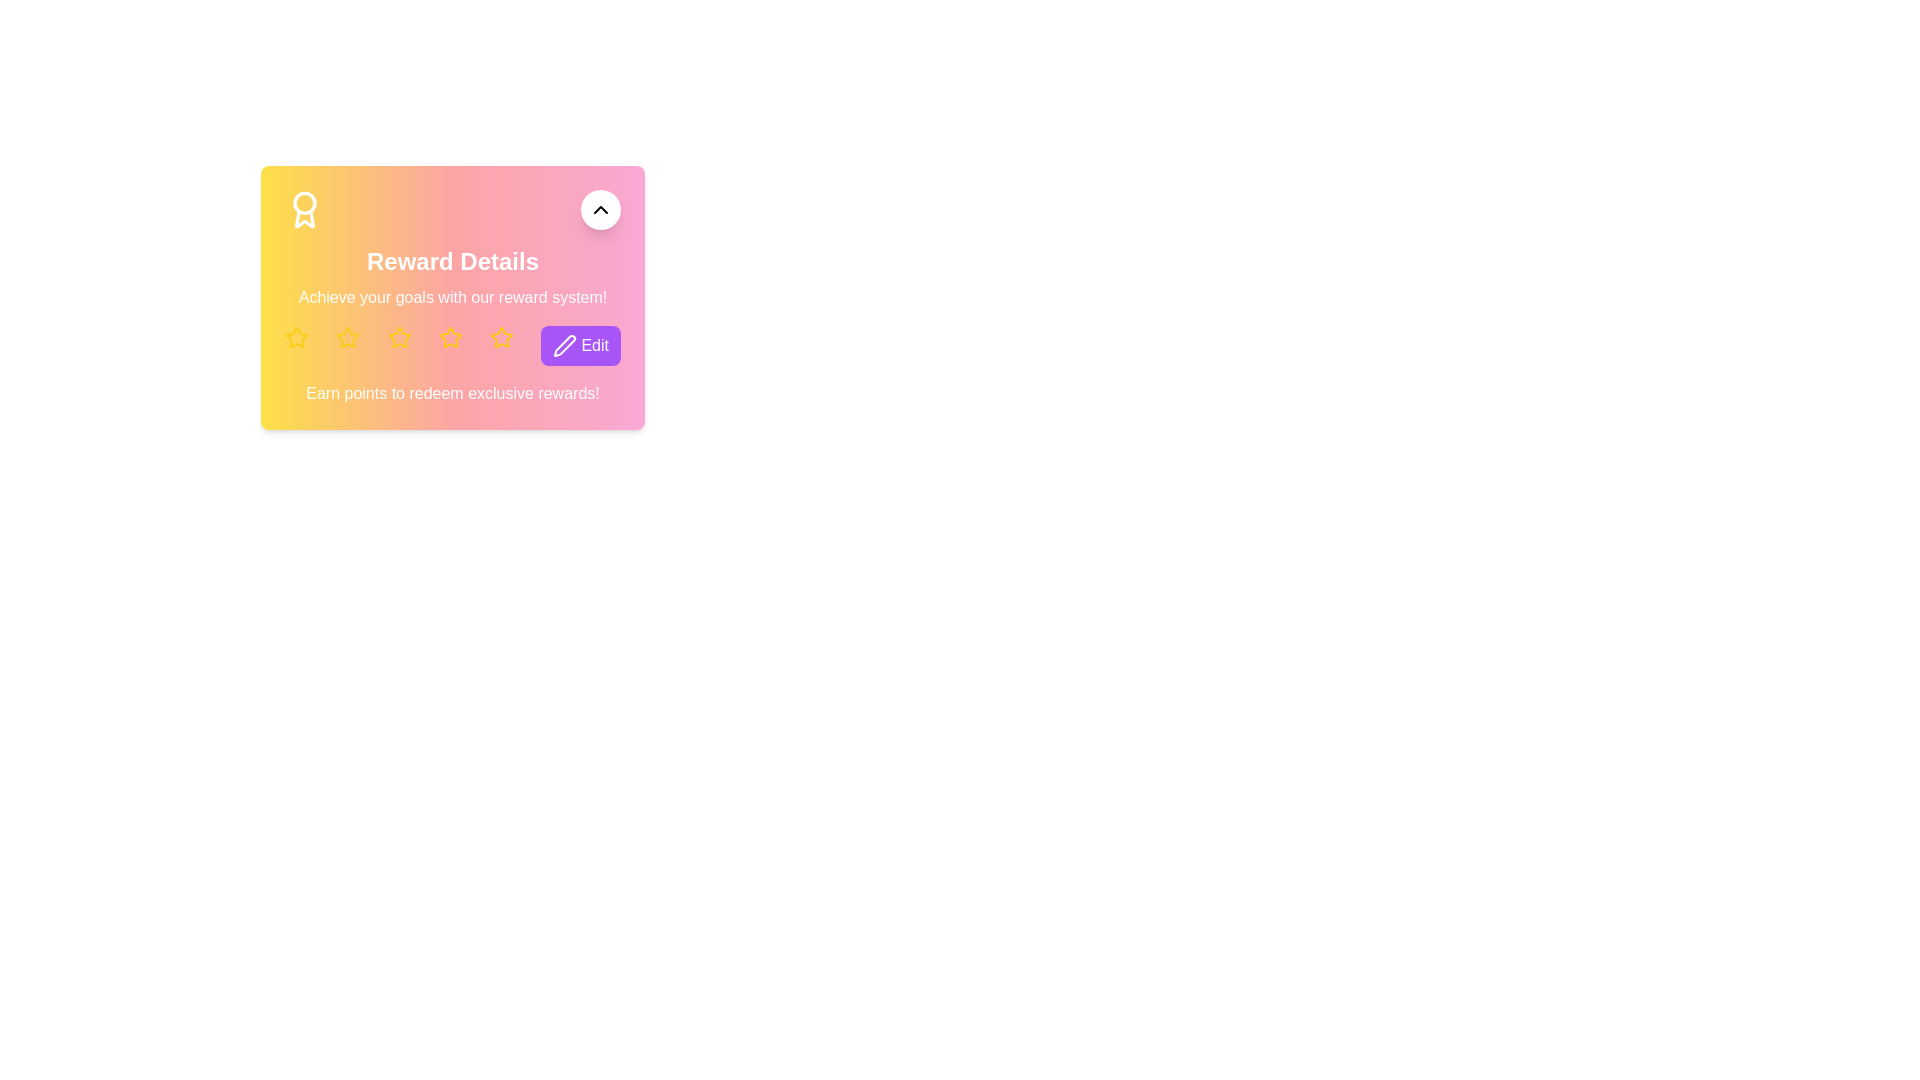 This screenshot has width=1920, height=1080. I want to click on the white circular button with an upward chevron arrow icon located at the top right corner of the 'Reward Details' content area, so click(599, 209).